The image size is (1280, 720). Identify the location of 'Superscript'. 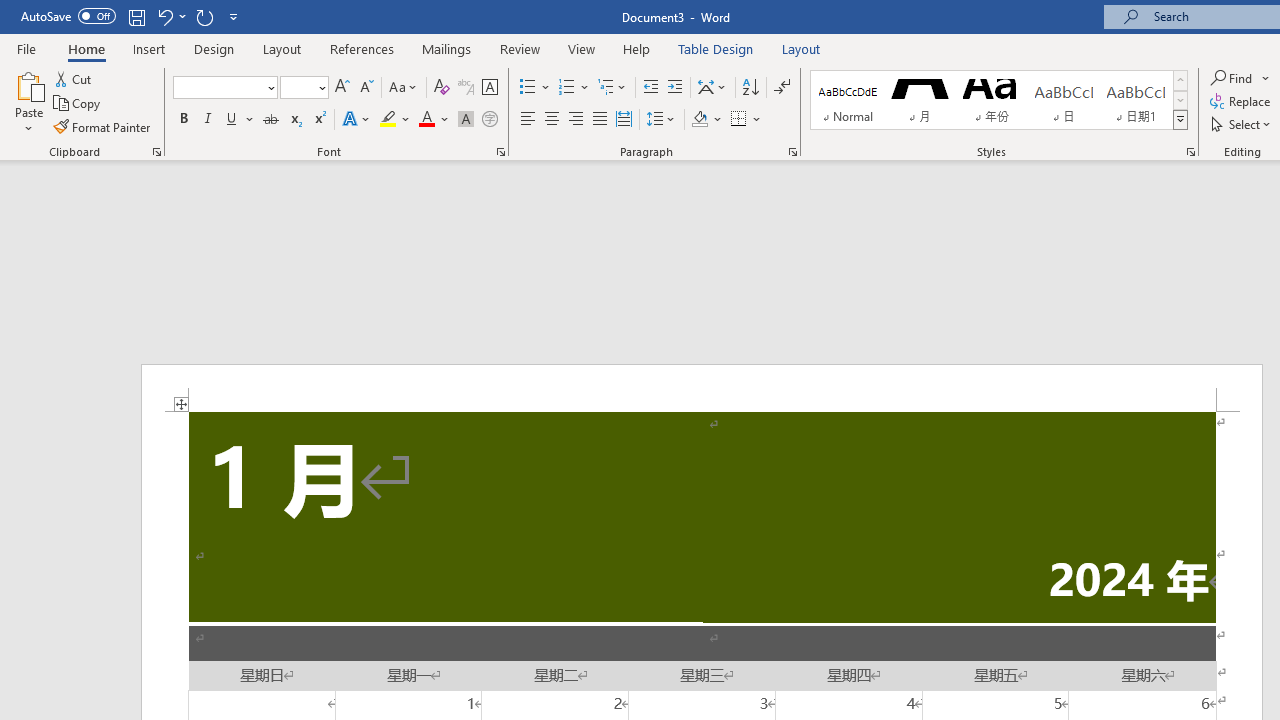
(318, 119).